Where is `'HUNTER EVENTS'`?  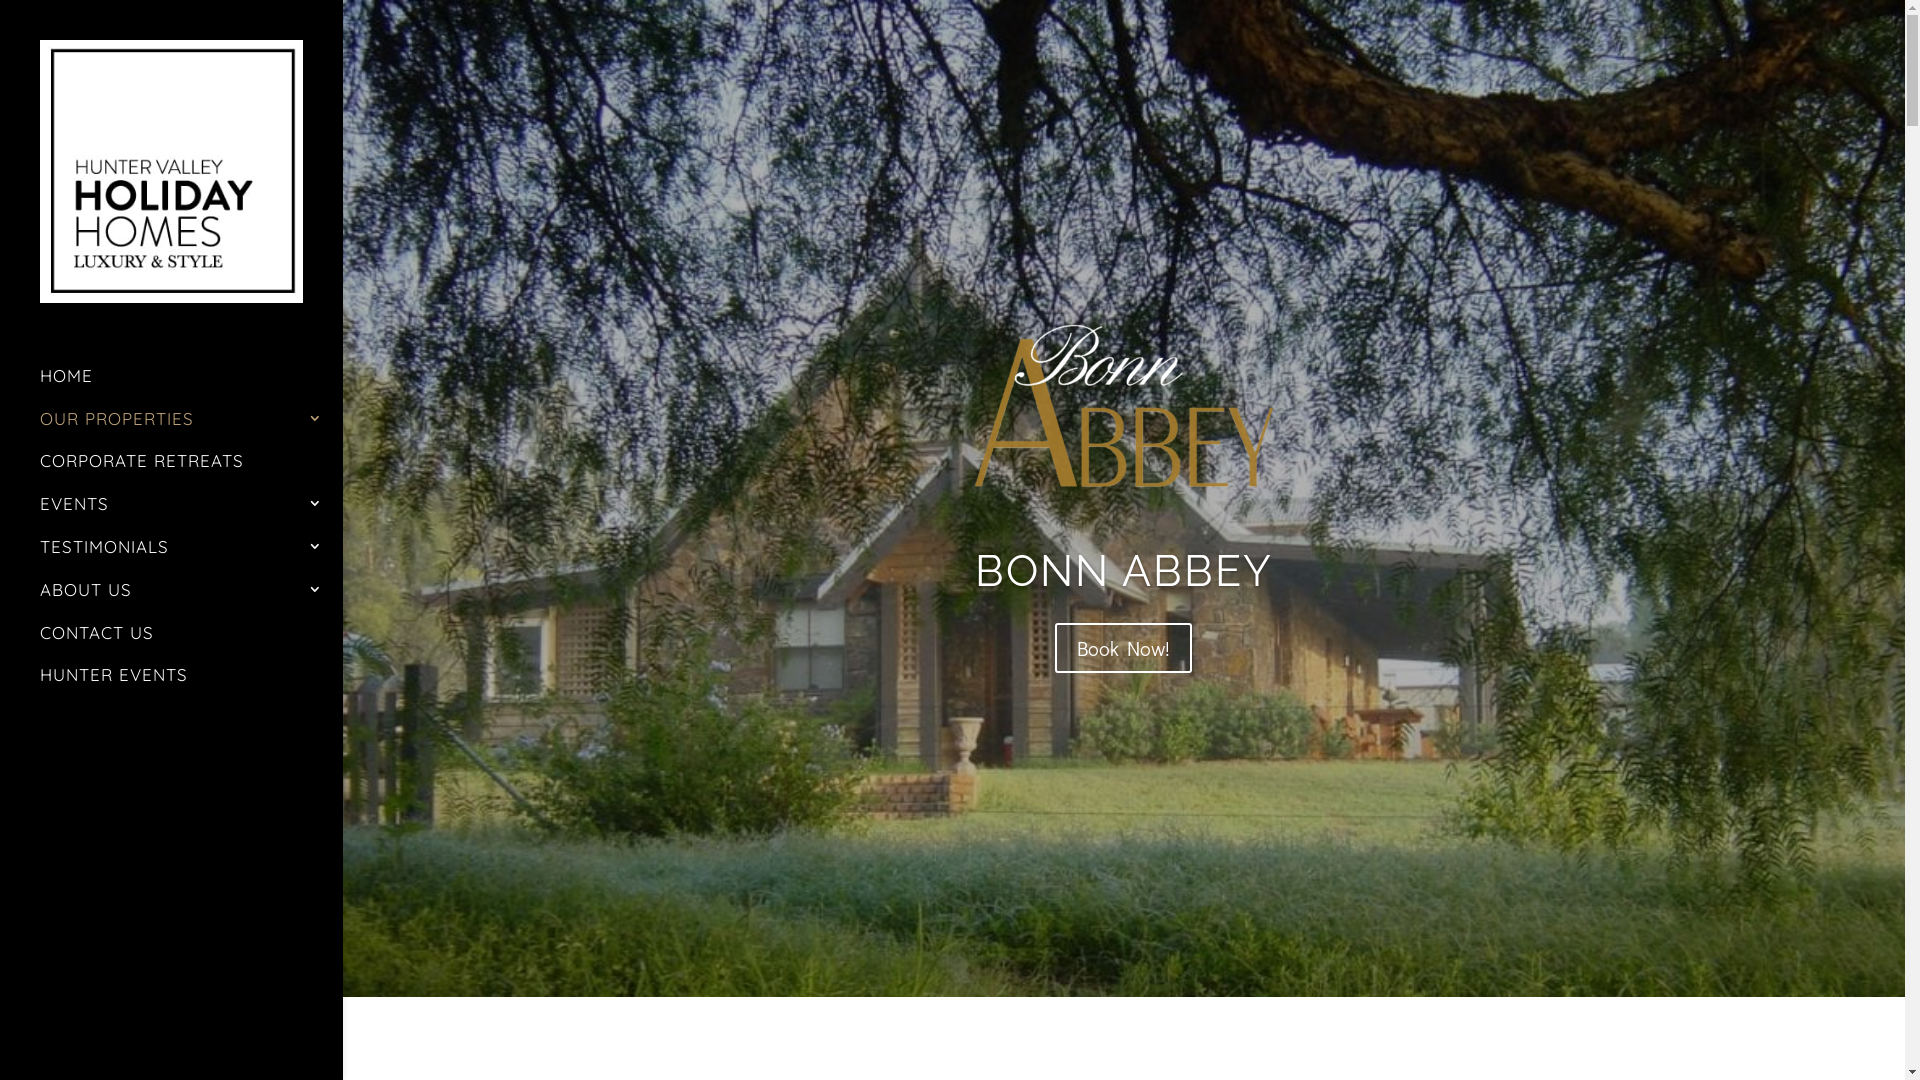
'HUNTER EVENTS' is located at coordinates (39, 683).